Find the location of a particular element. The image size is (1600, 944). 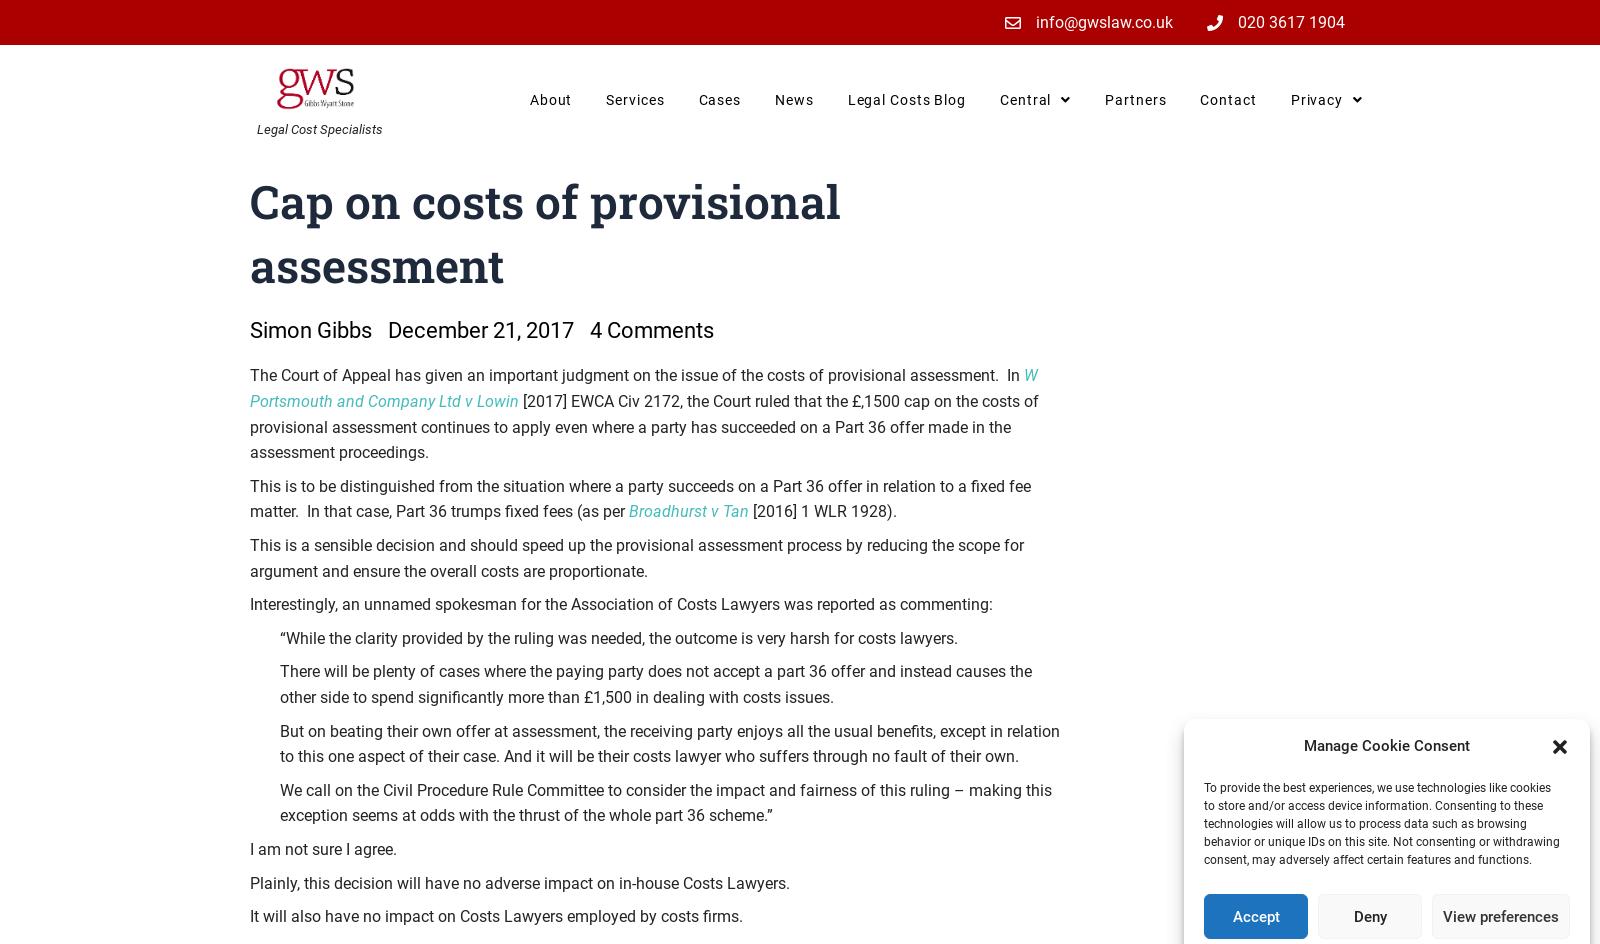

'Simon Gibbs' is located at coordinates (311, 328).